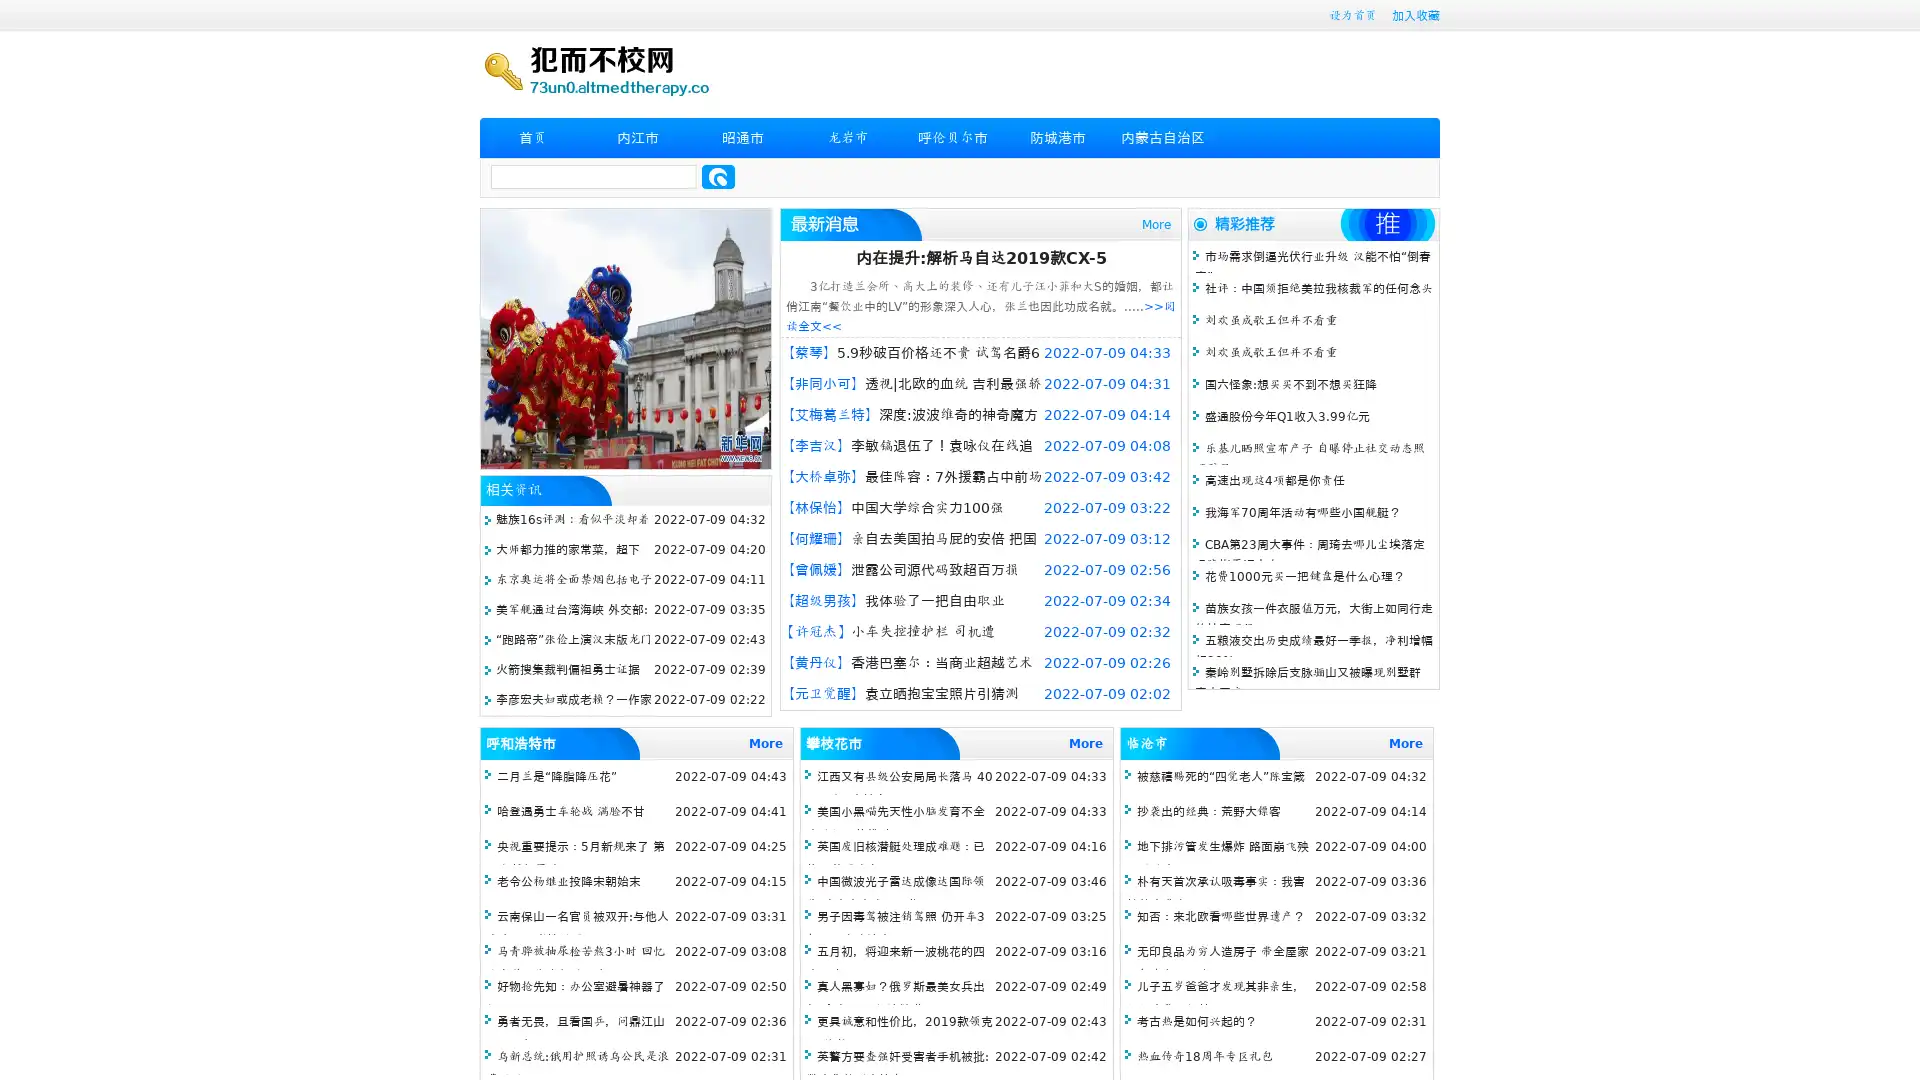  What do you see at coordinates (718, 176) in the screenshot?
I see `Search` at bounding box center [718, 176].